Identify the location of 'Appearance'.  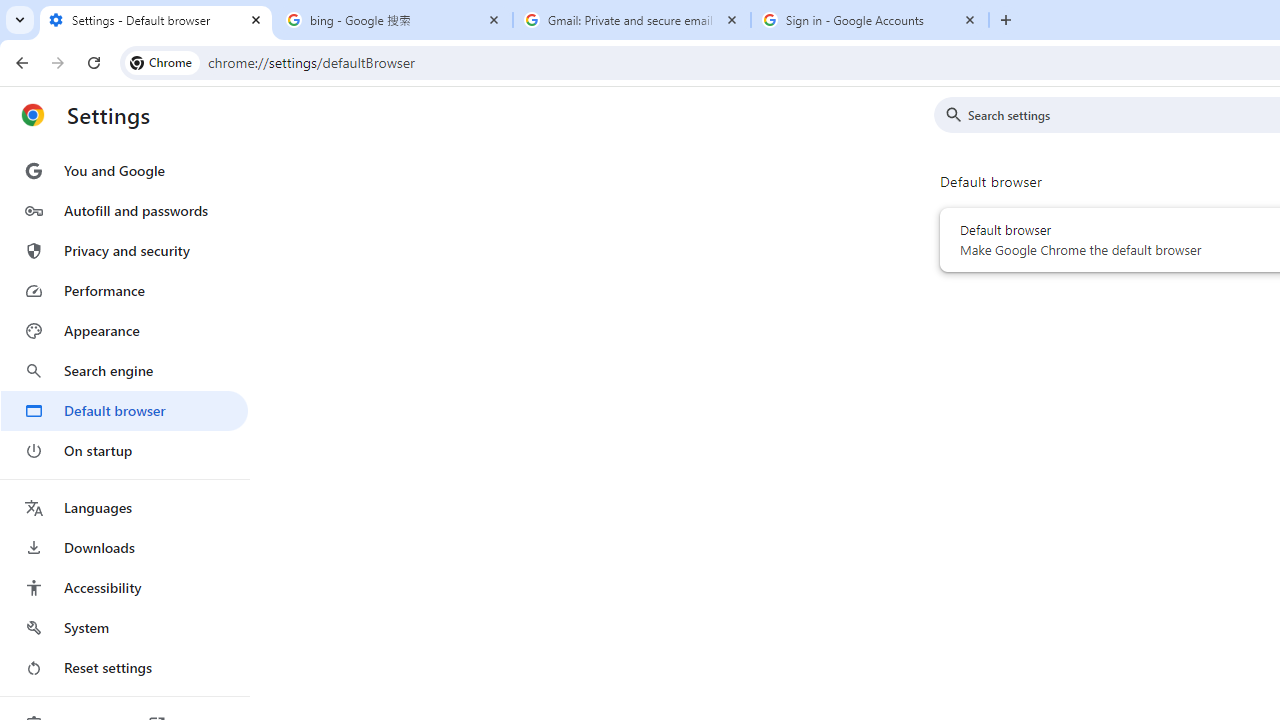
(123, 330).